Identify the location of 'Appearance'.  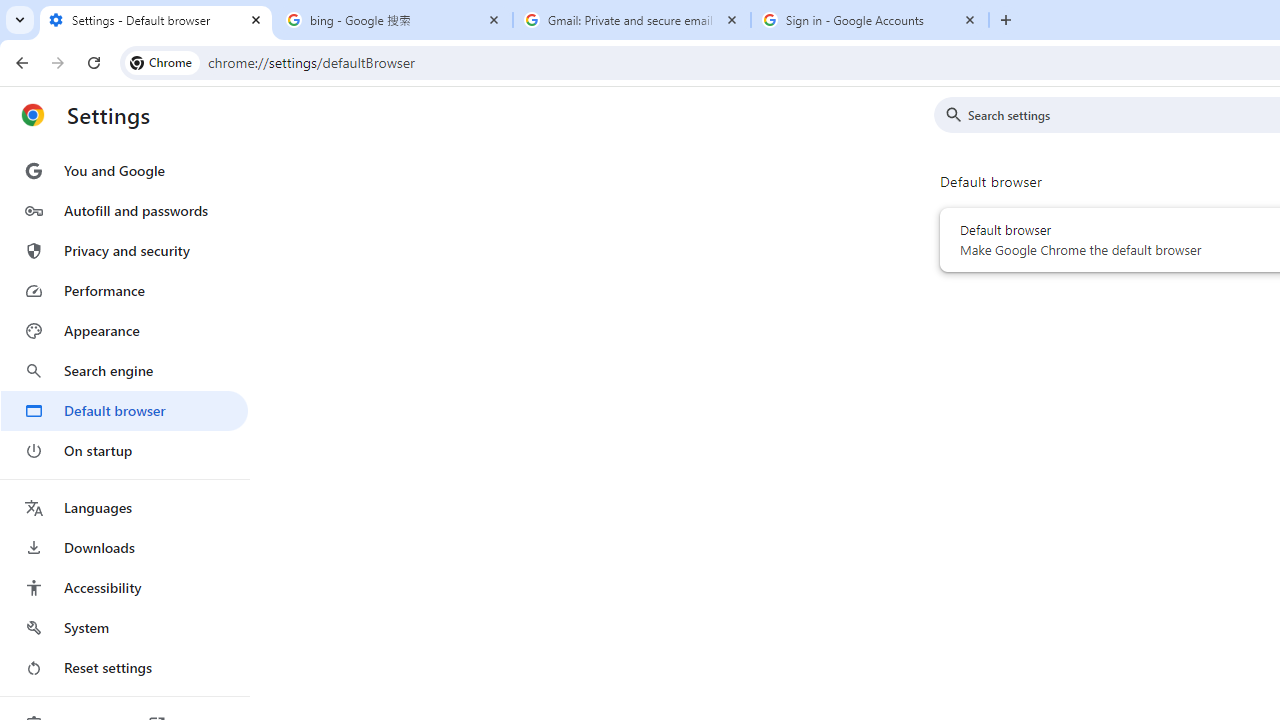
(123, 330).